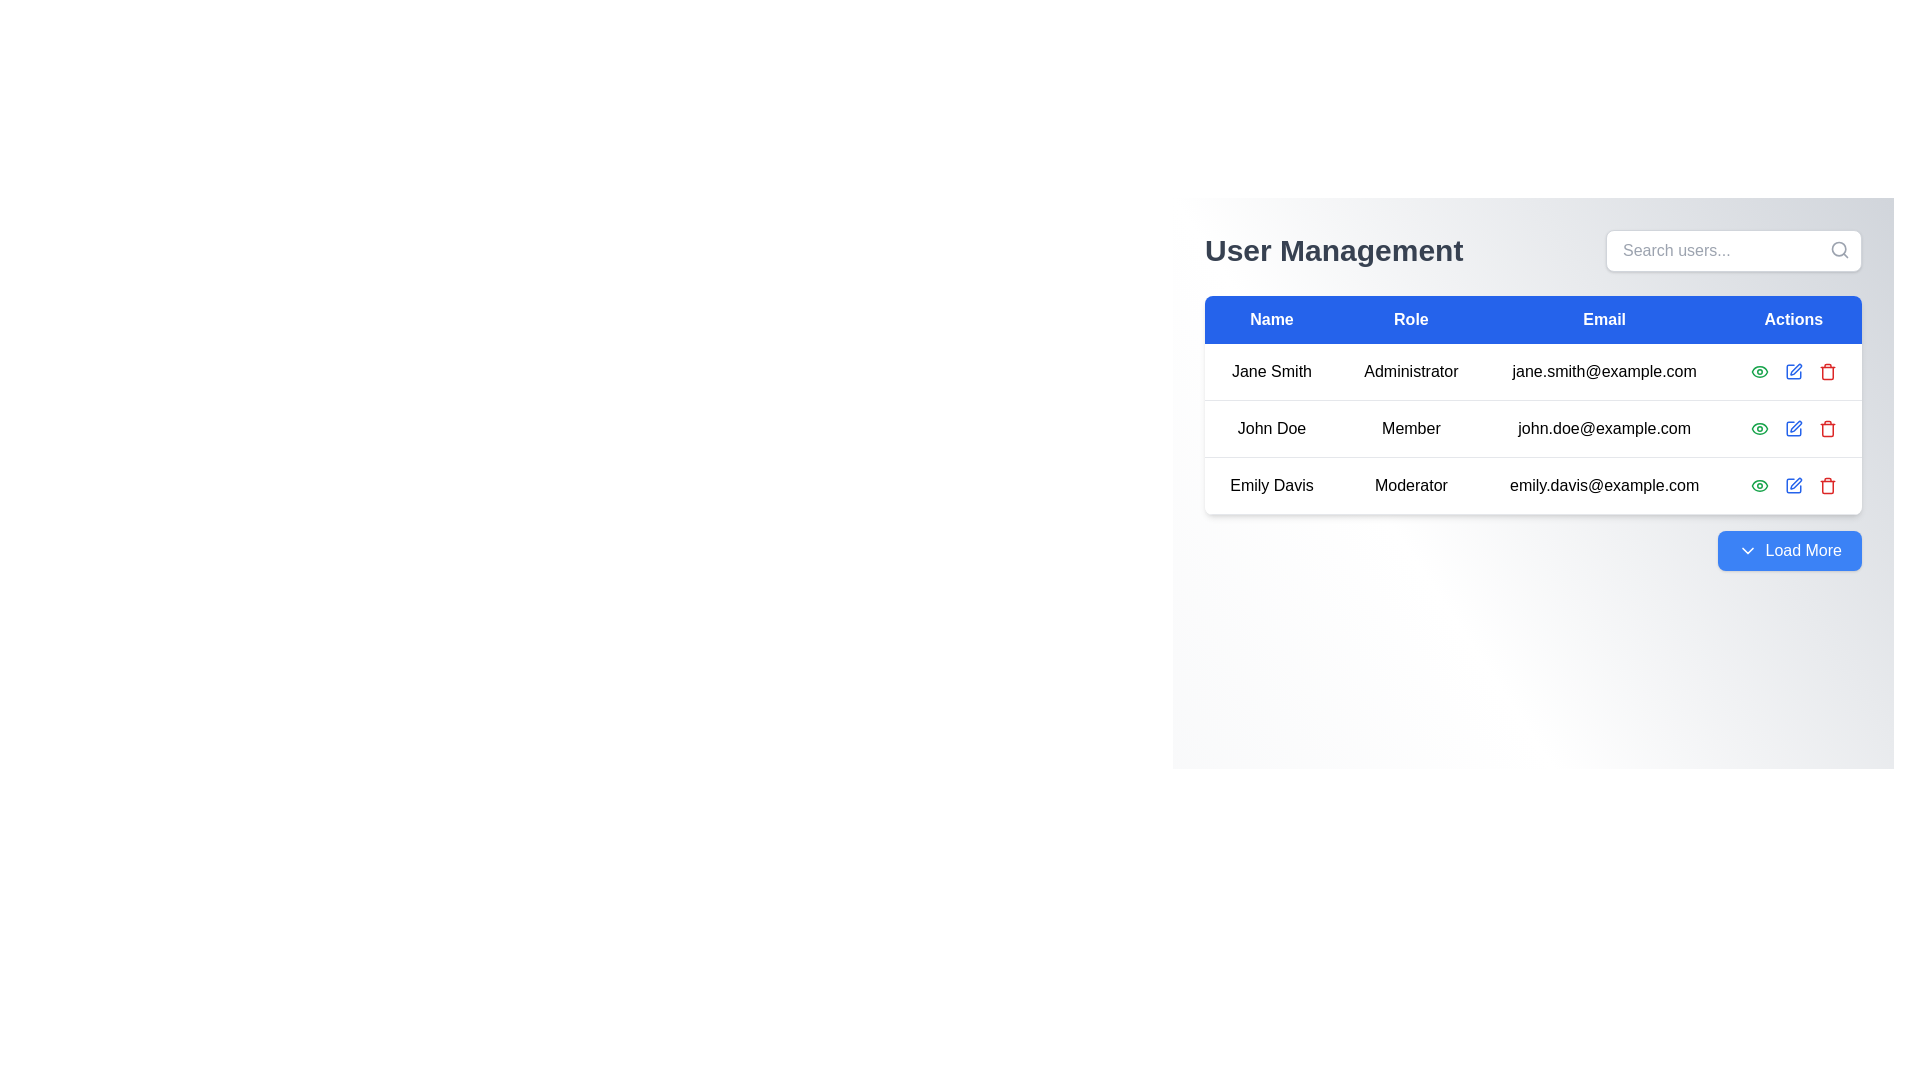 This screenshot has height=1080, width=1920. Describe the element at coordinates (1839, 249) in the screenshot. I see `the search icon located at the far right end of the 'Search users...' input field` at that location.